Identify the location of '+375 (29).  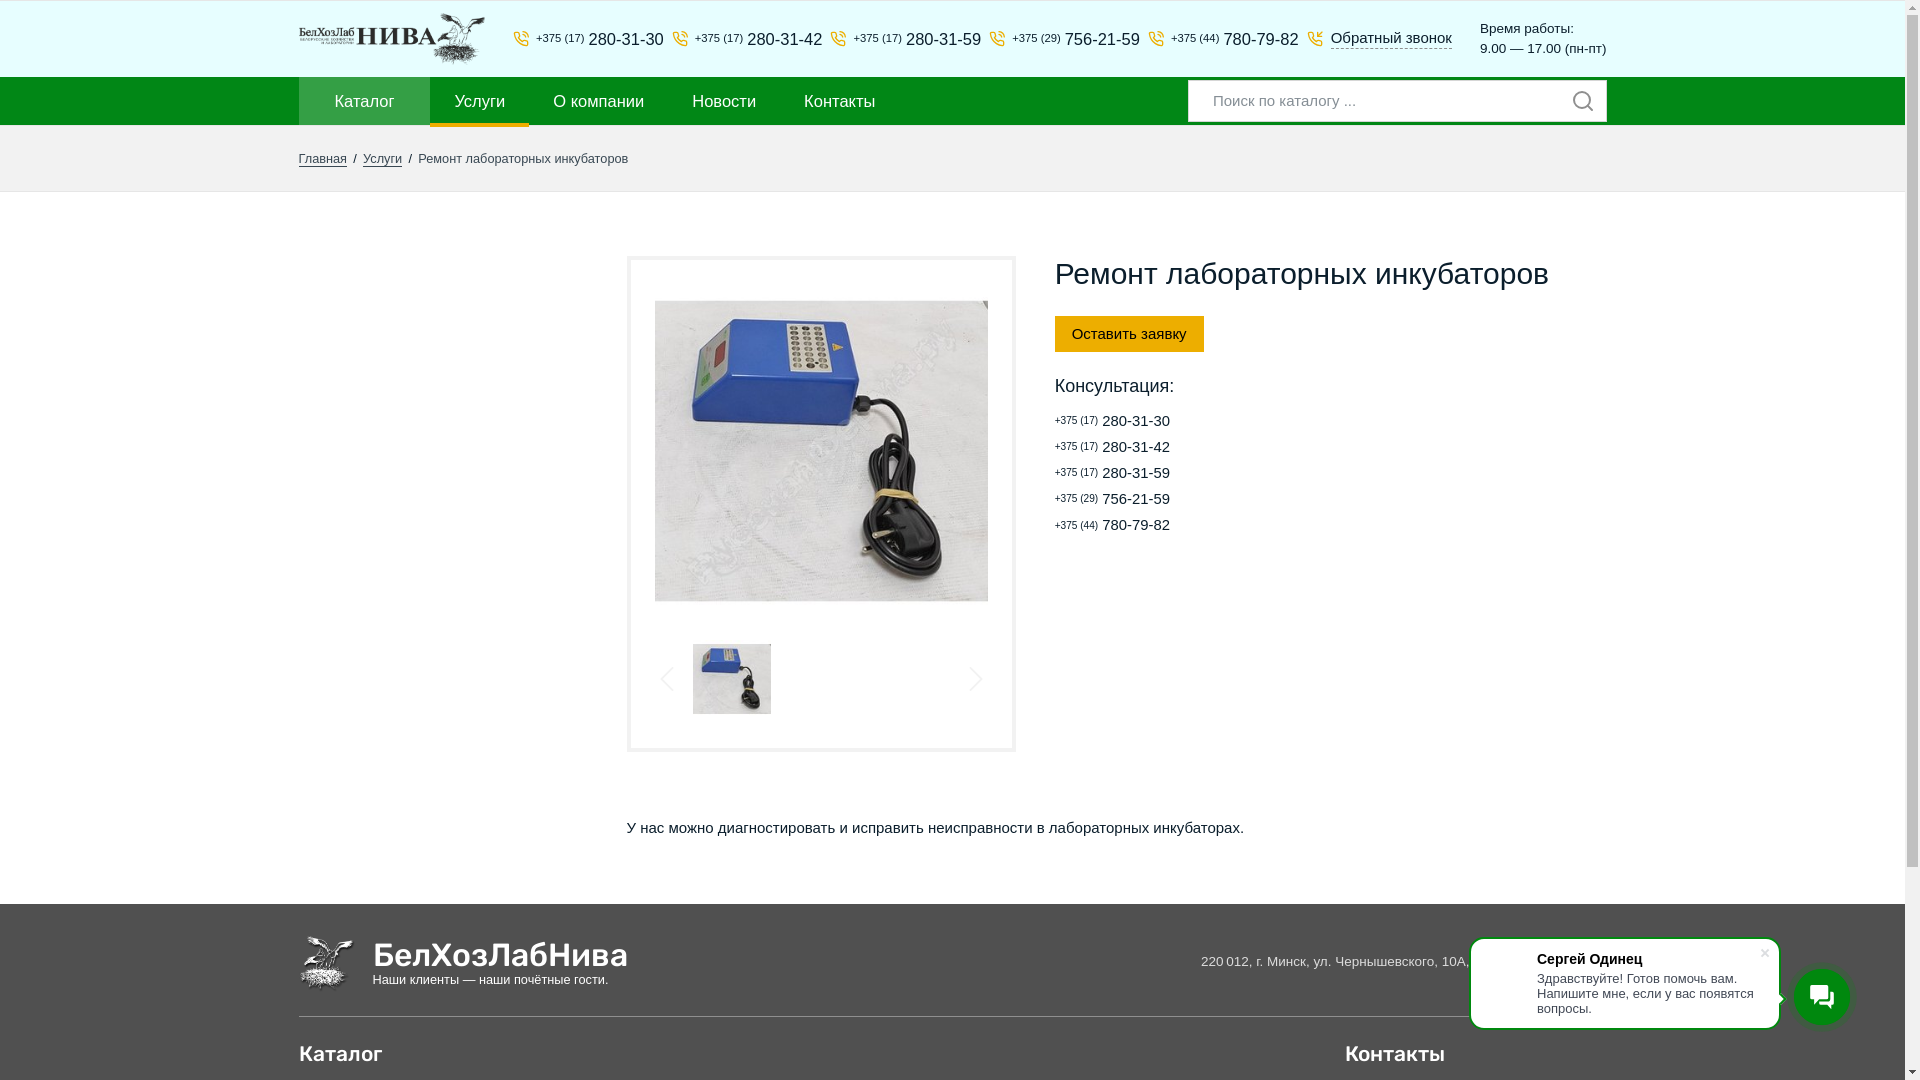
(1055, 39).